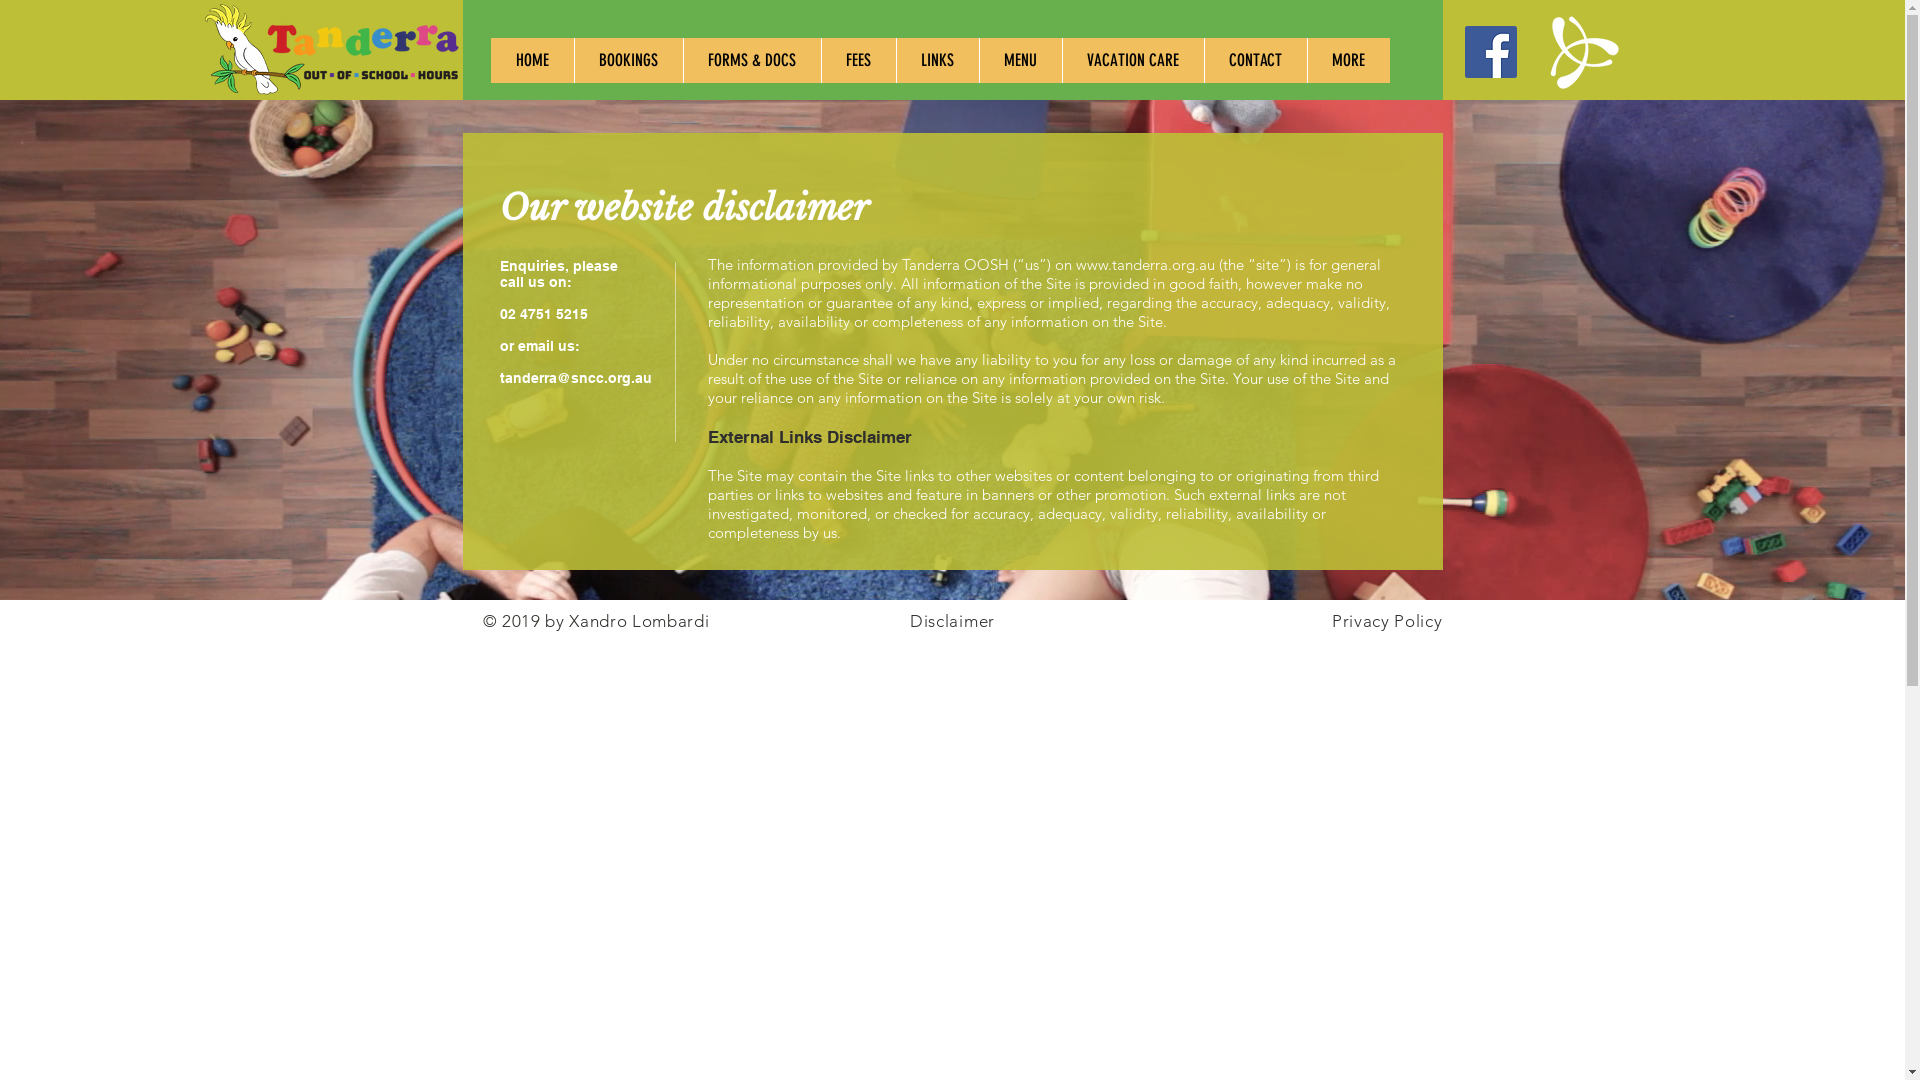 Image resolution: width=1920 pixels, height=1080 pixels. What do you see at coordinates (978, 59) in the screenshot?
I see `'MENU'` at bounding box center [978, 59].